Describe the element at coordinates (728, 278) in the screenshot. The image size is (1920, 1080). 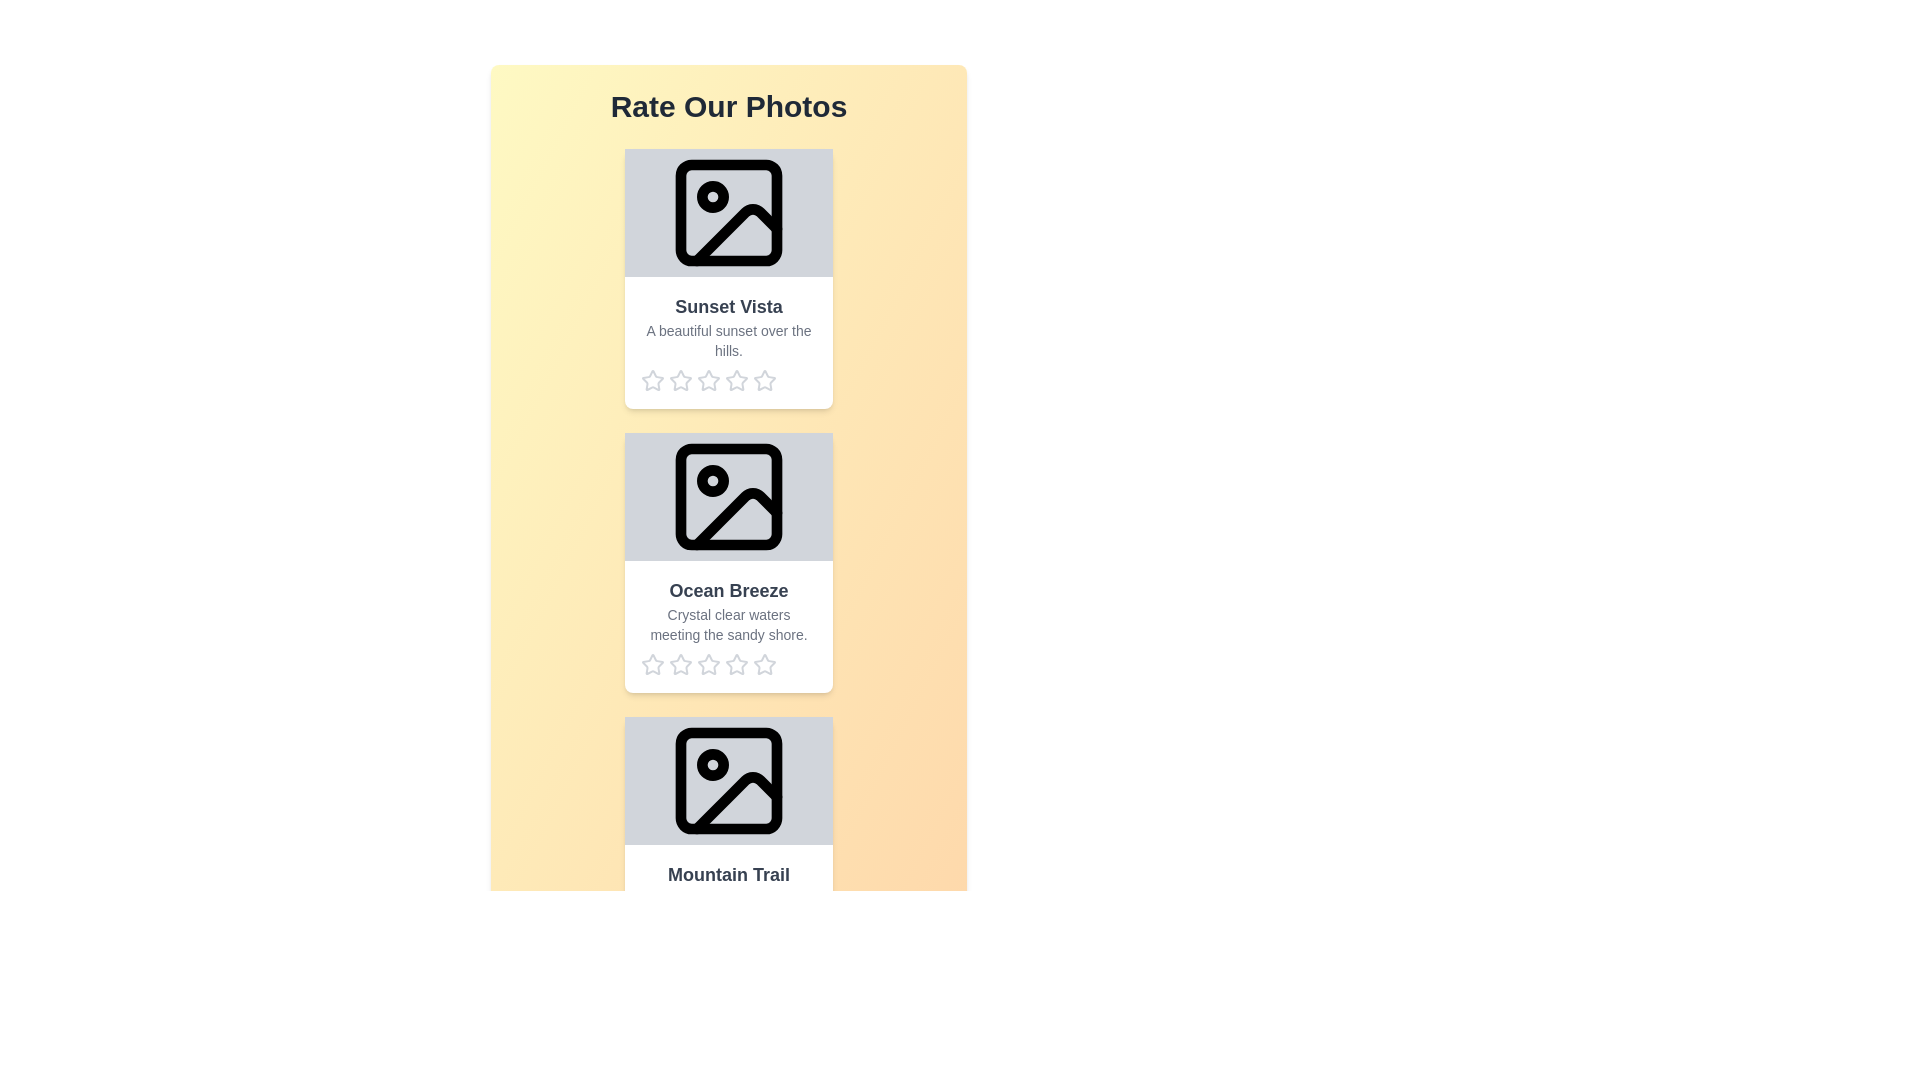
I see `the photo titled Sunset Vista to view its name and description` at that location.